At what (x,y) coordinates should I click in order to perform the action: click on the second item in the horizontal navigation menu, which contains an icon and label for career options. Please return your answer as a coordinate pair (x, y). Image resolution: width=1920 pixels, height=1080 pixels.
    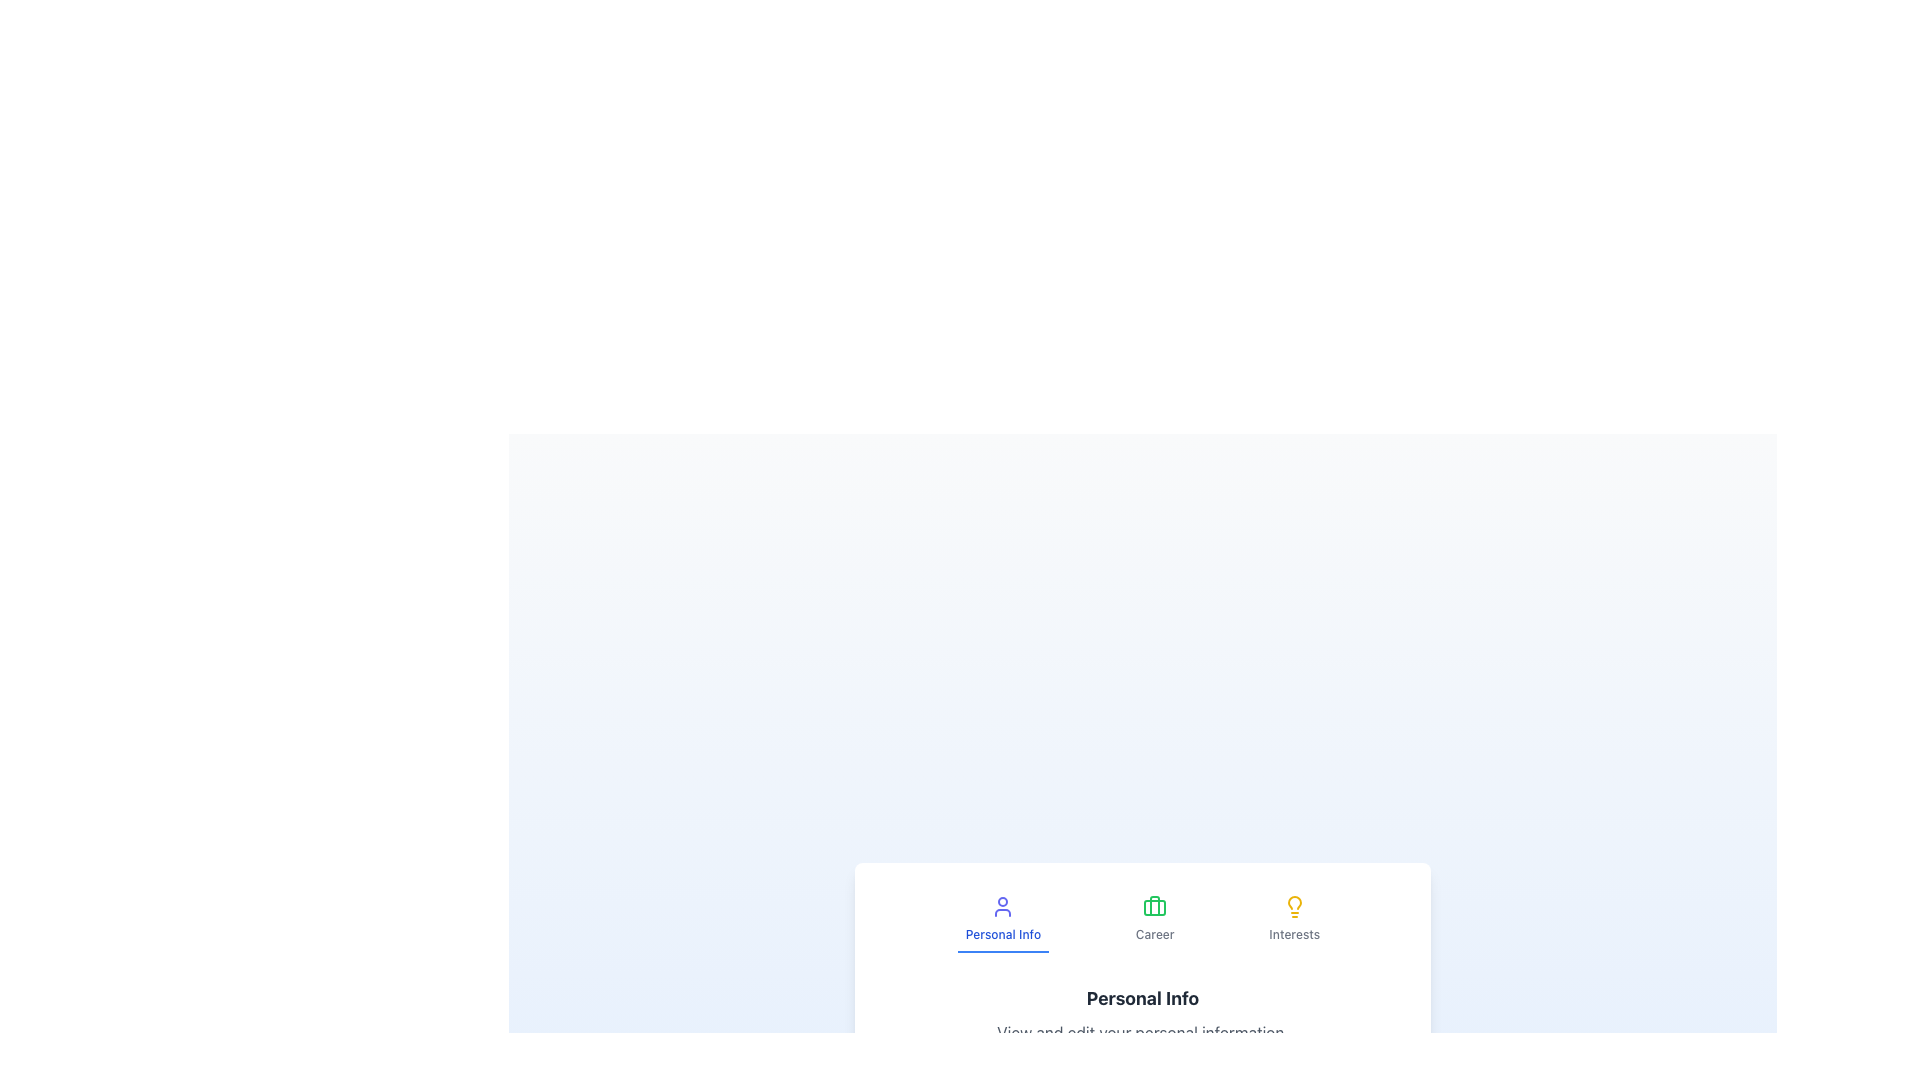
    Looking at the image, I should click on (1155, 920).